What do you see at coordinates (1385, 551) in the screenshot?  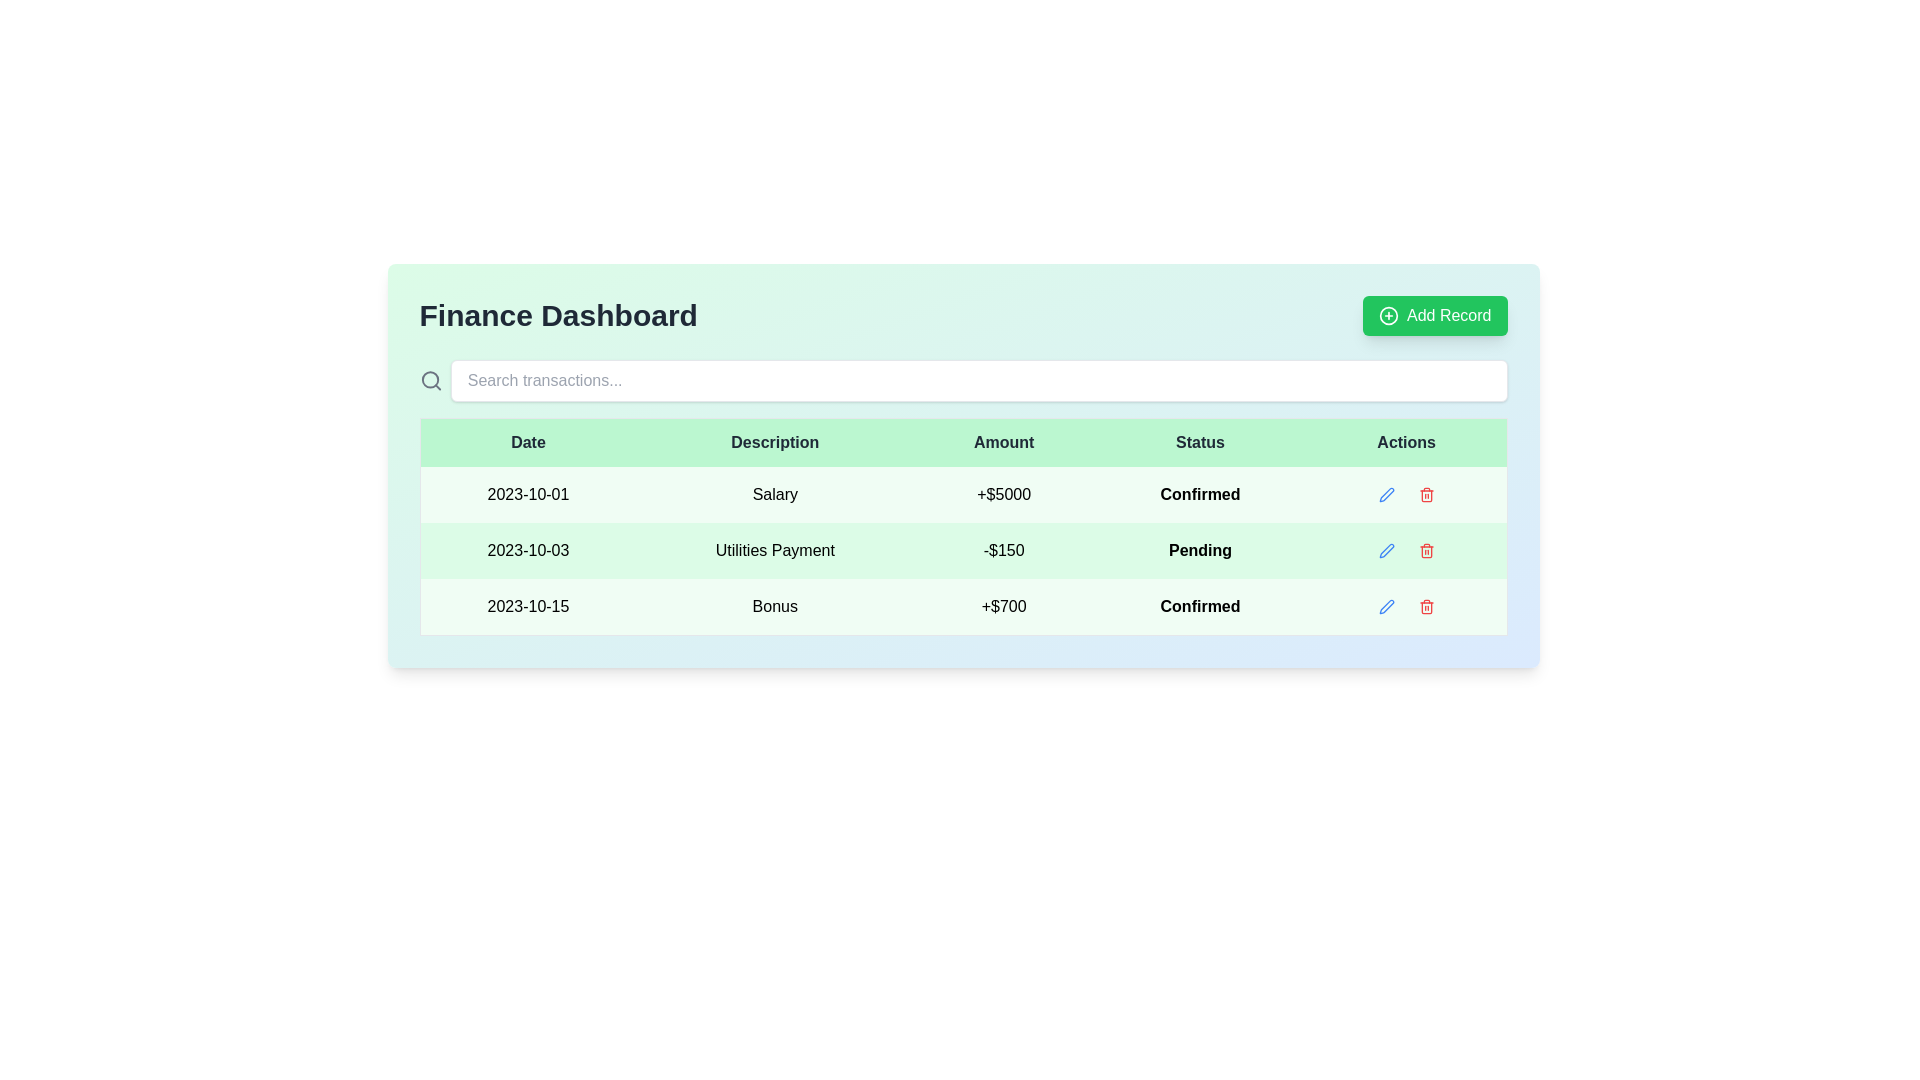 I see `the Interactive pen icon located in the second row of the table within the 'Actions' column to initiate the edit action` at bounding box center [1385, 551].